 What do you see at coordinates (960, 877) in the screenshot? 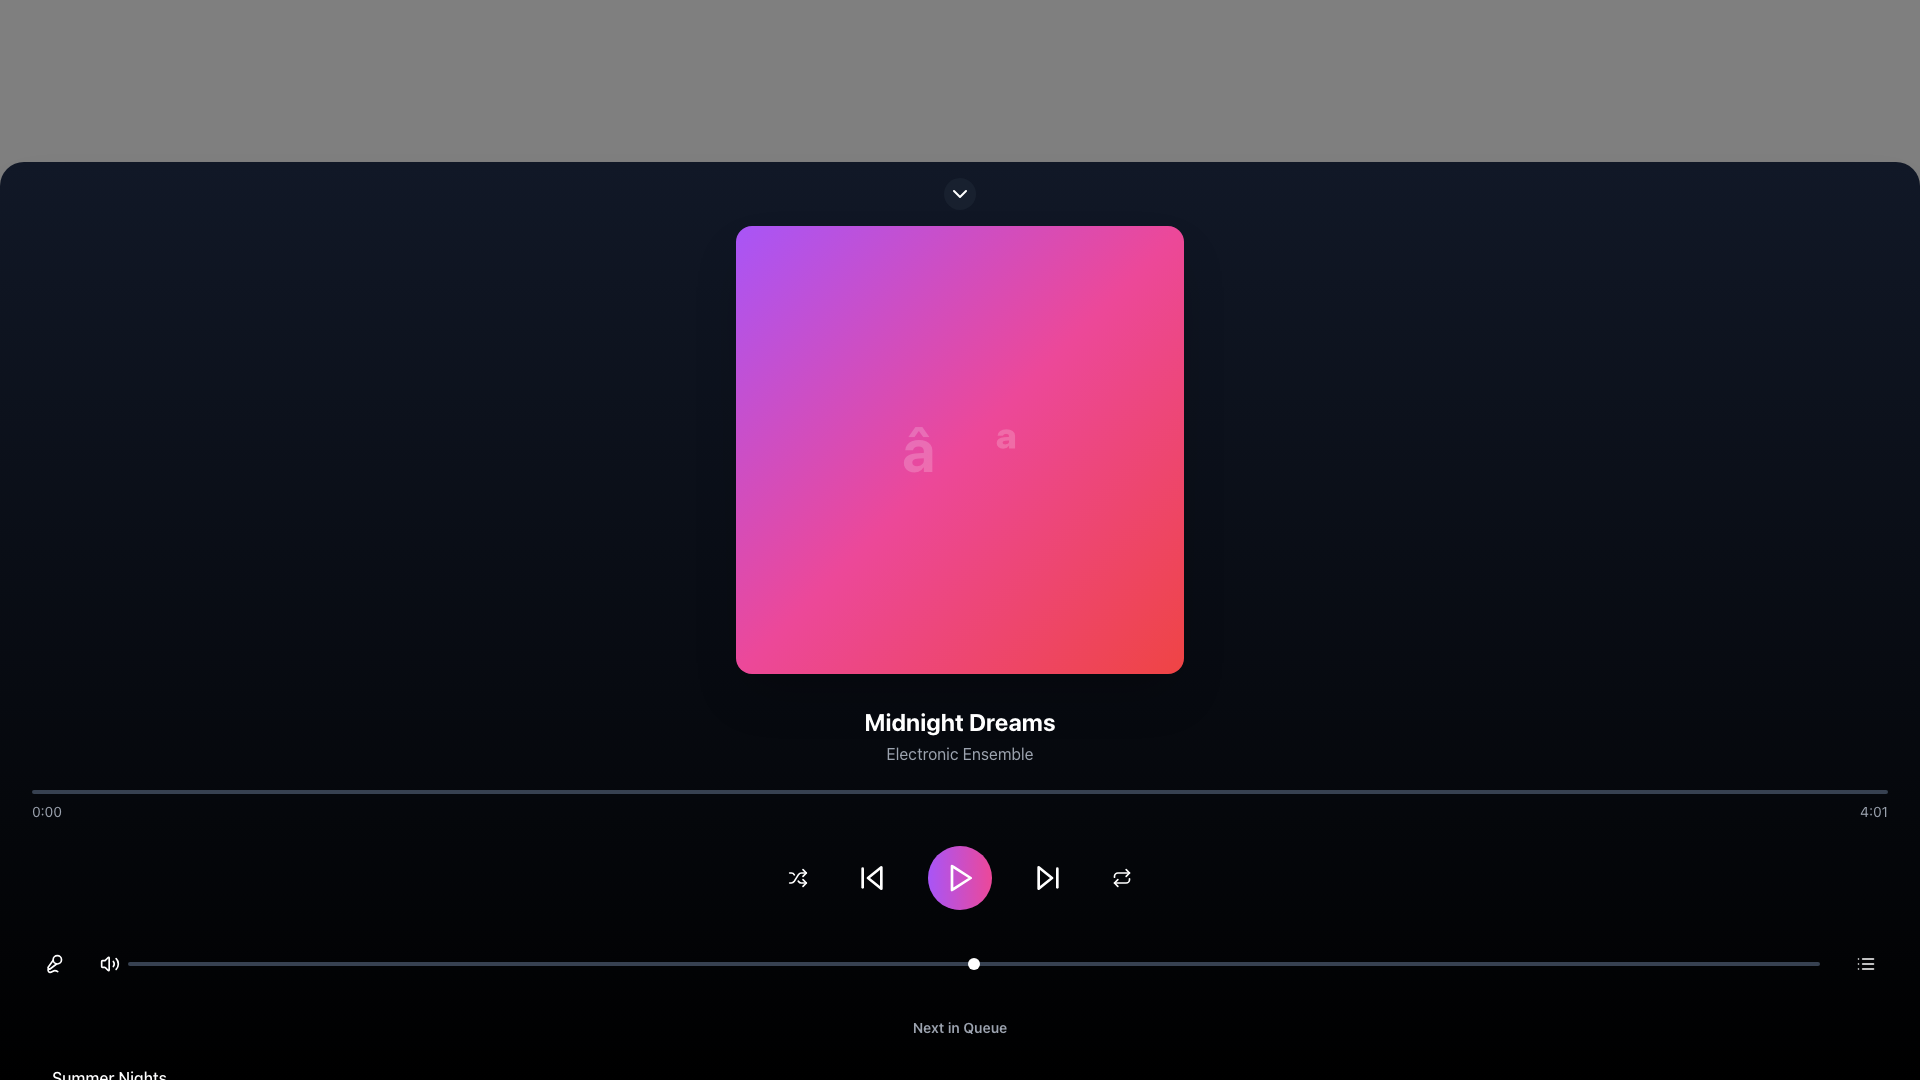
I see `a button on the Toolbar located at the bottom of the interface` at bounding box center [960, 877].